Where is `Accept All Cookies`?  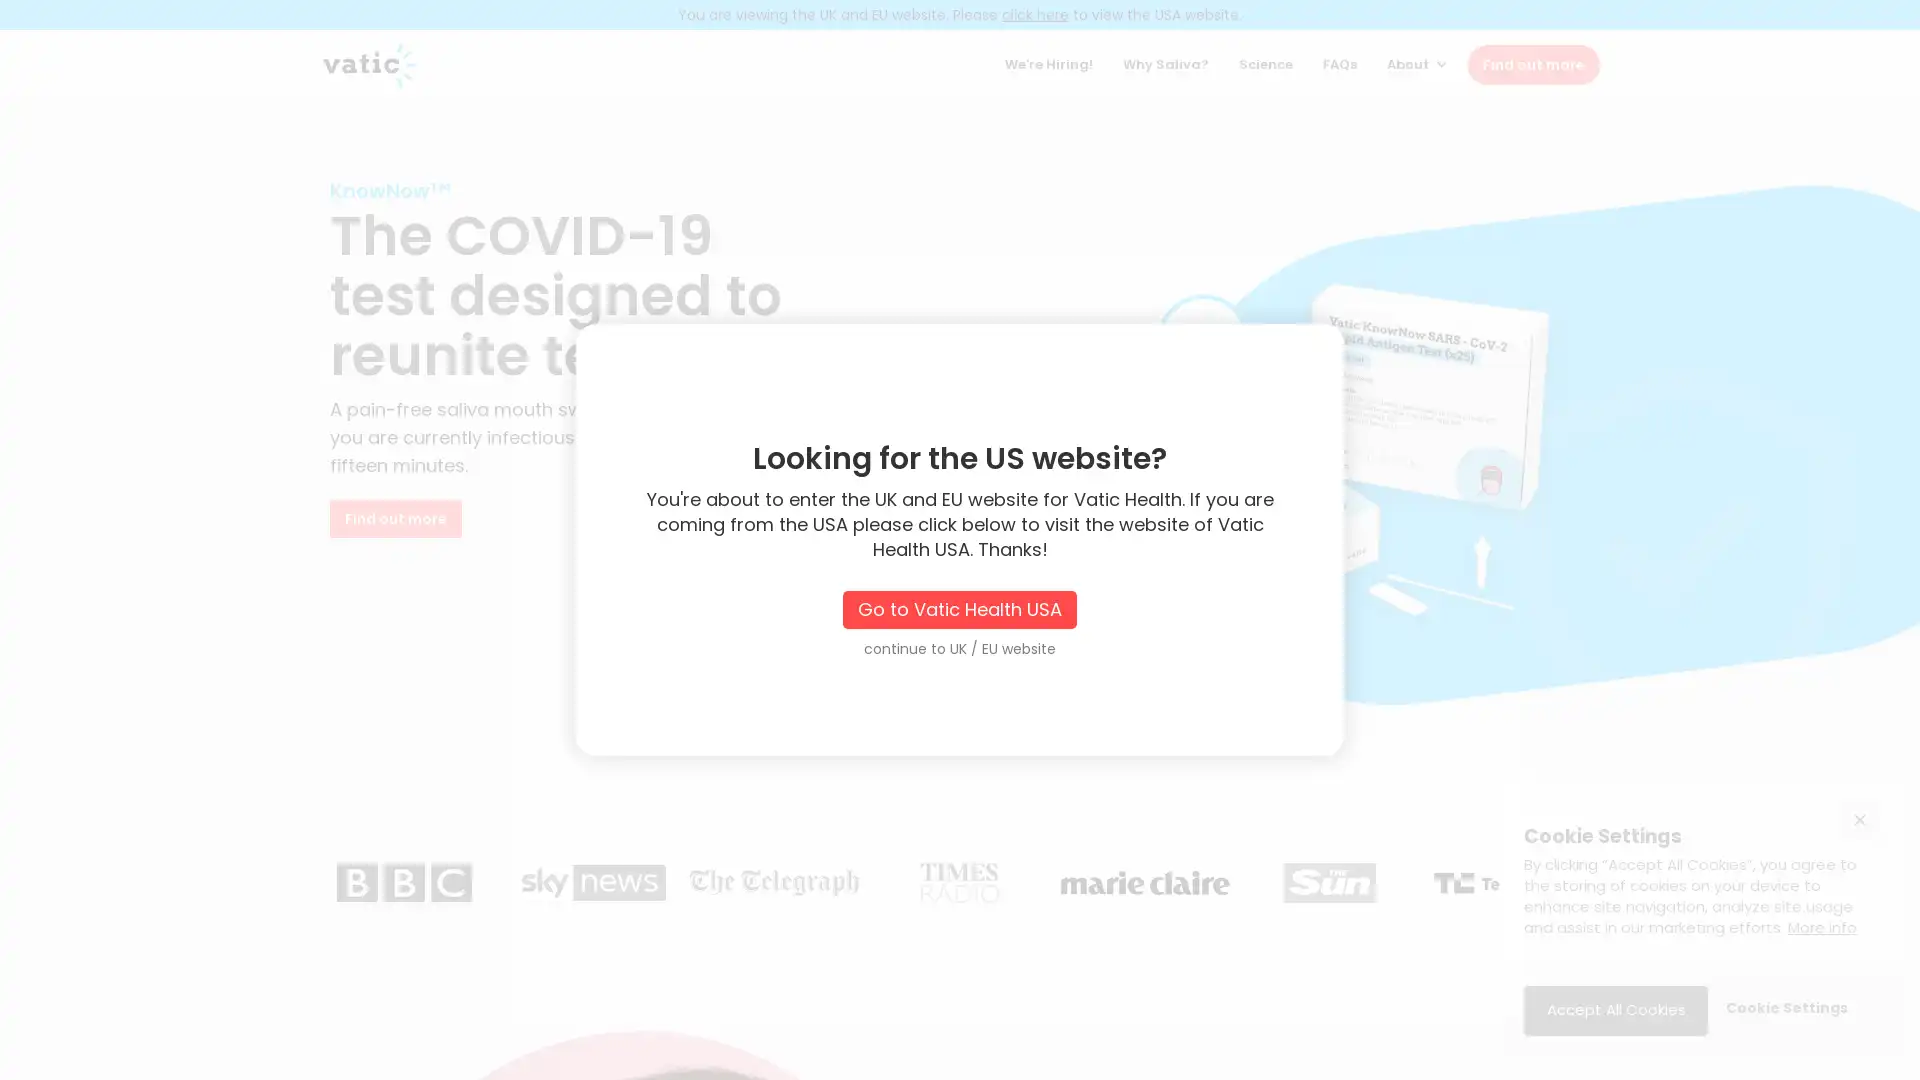
Accept All Cookies is located at coordinates (1616, 1010).